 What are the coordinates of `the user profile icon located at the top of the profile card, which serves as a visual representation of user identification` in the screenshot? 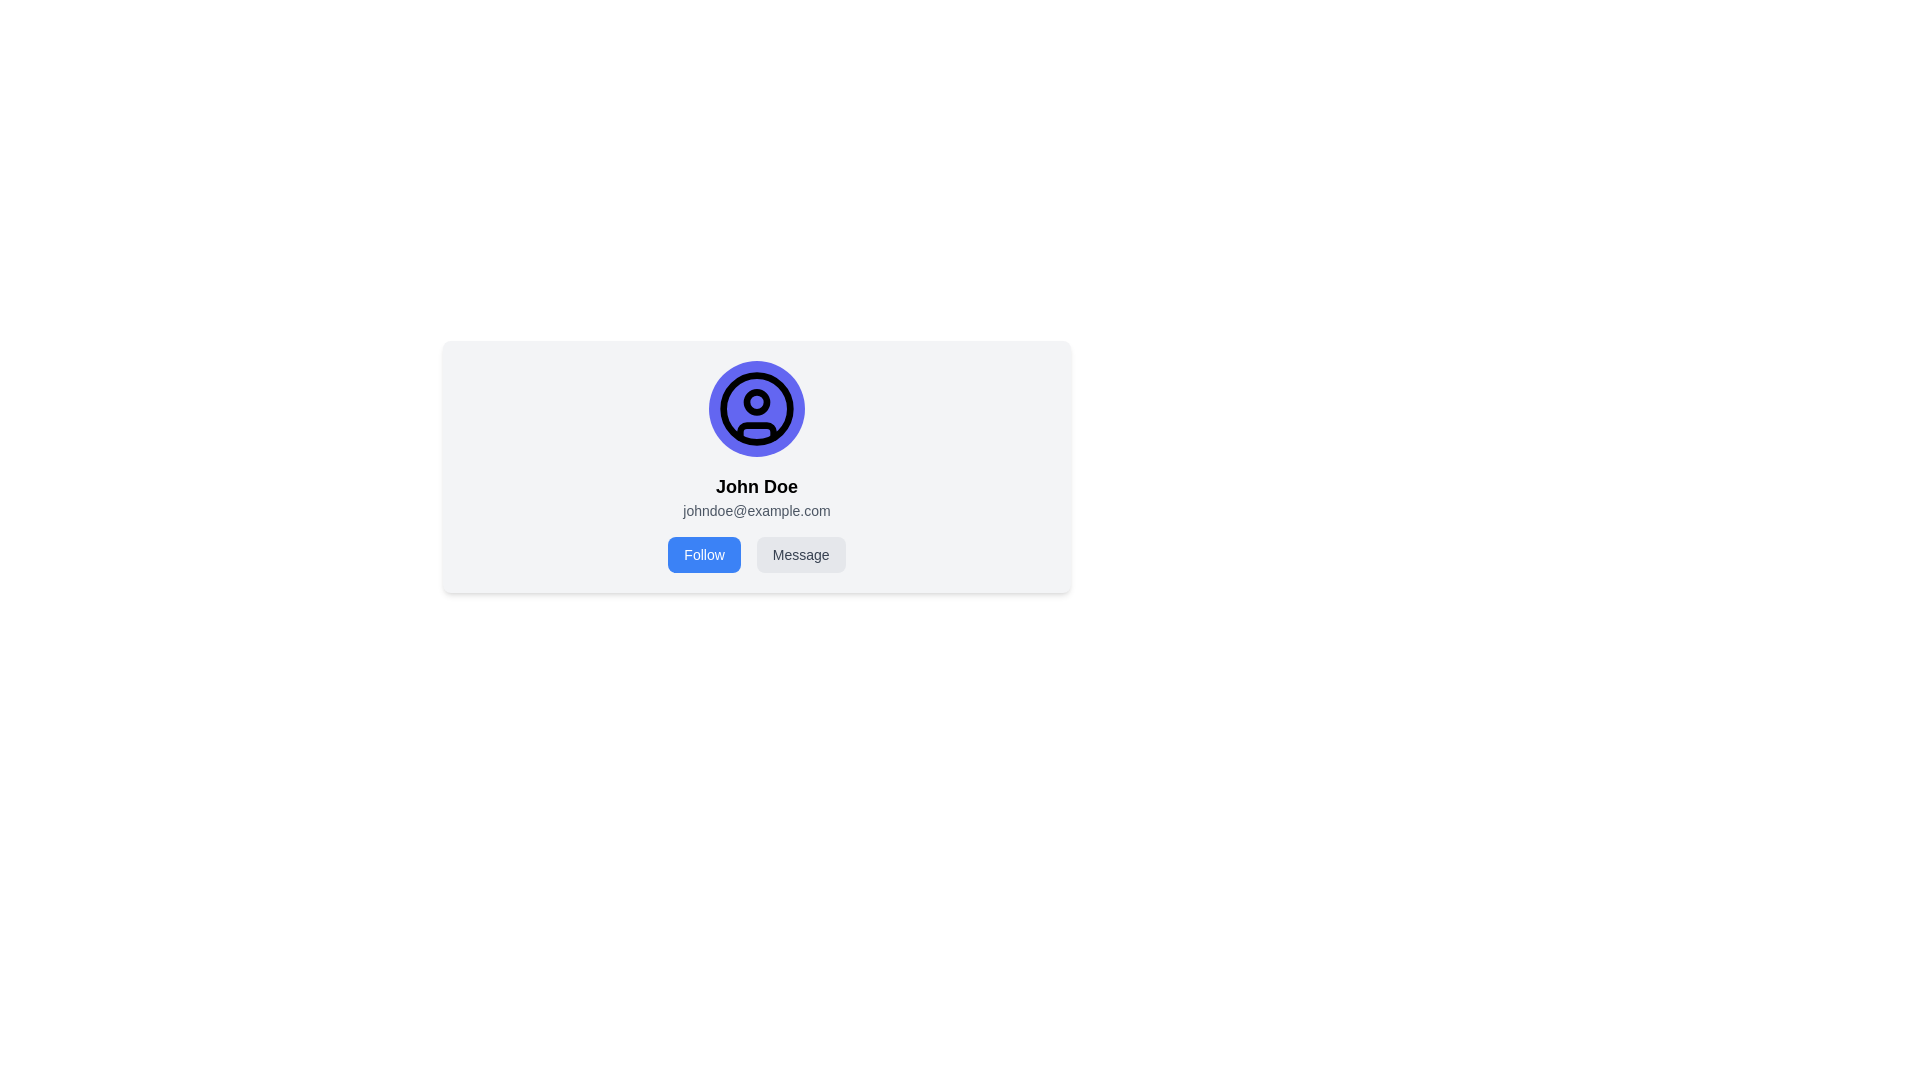 It's located at (756, 407).